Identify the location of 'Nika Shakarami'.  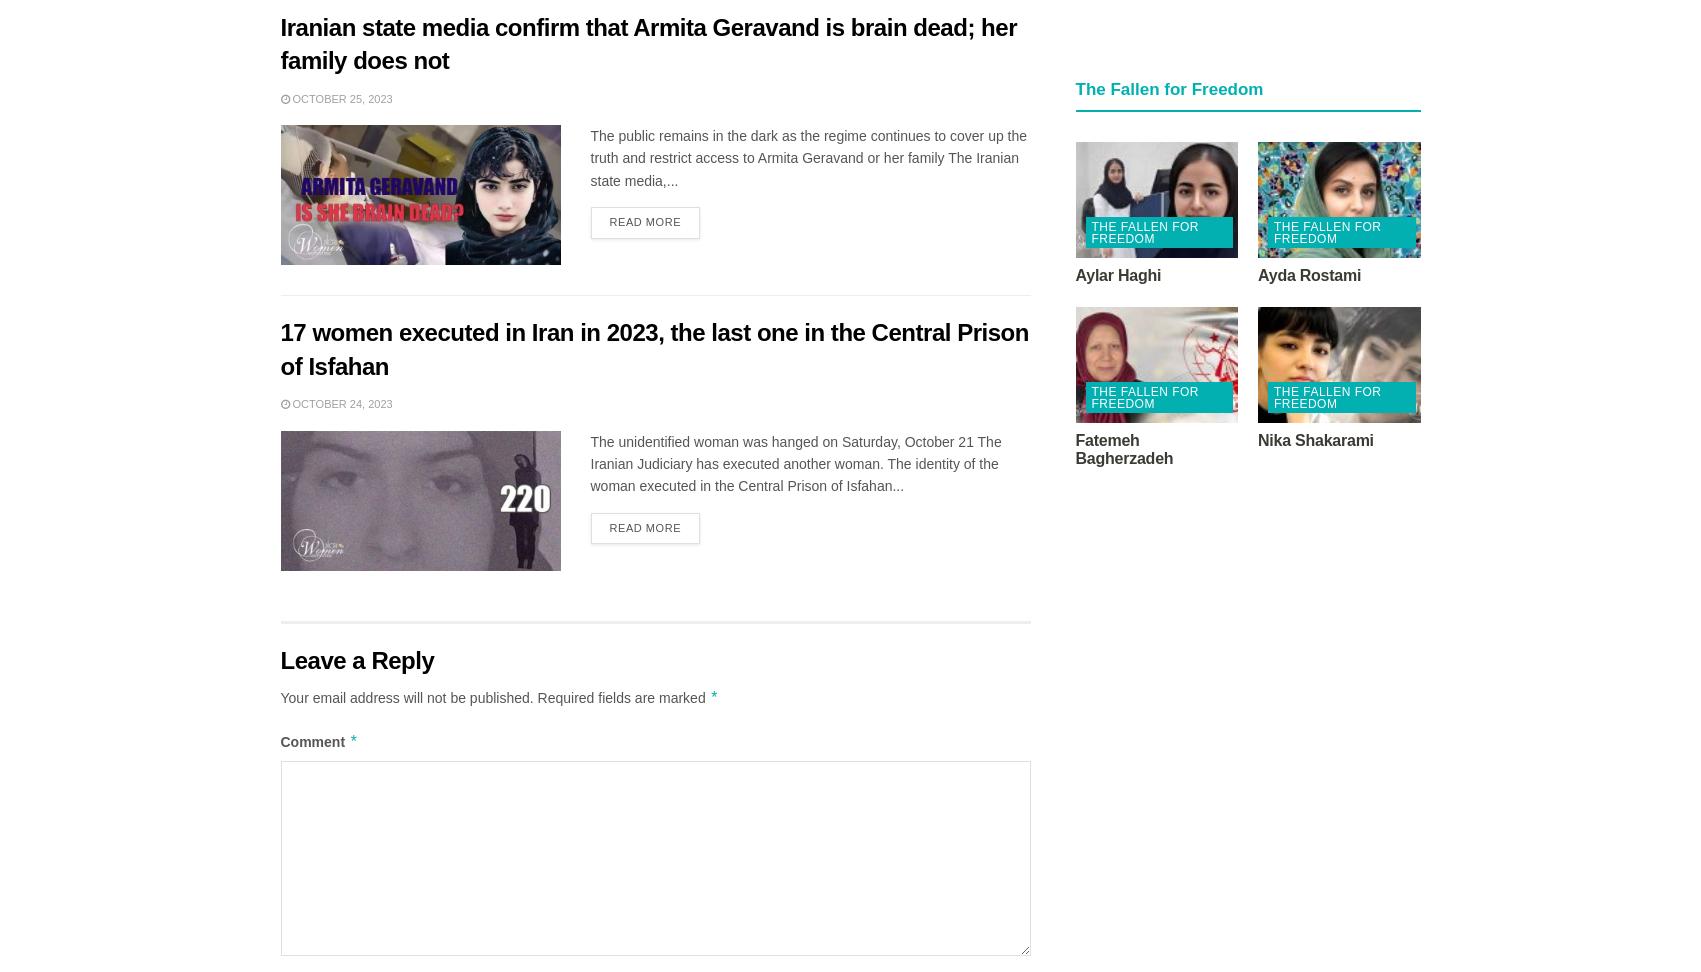
(1315, 439).